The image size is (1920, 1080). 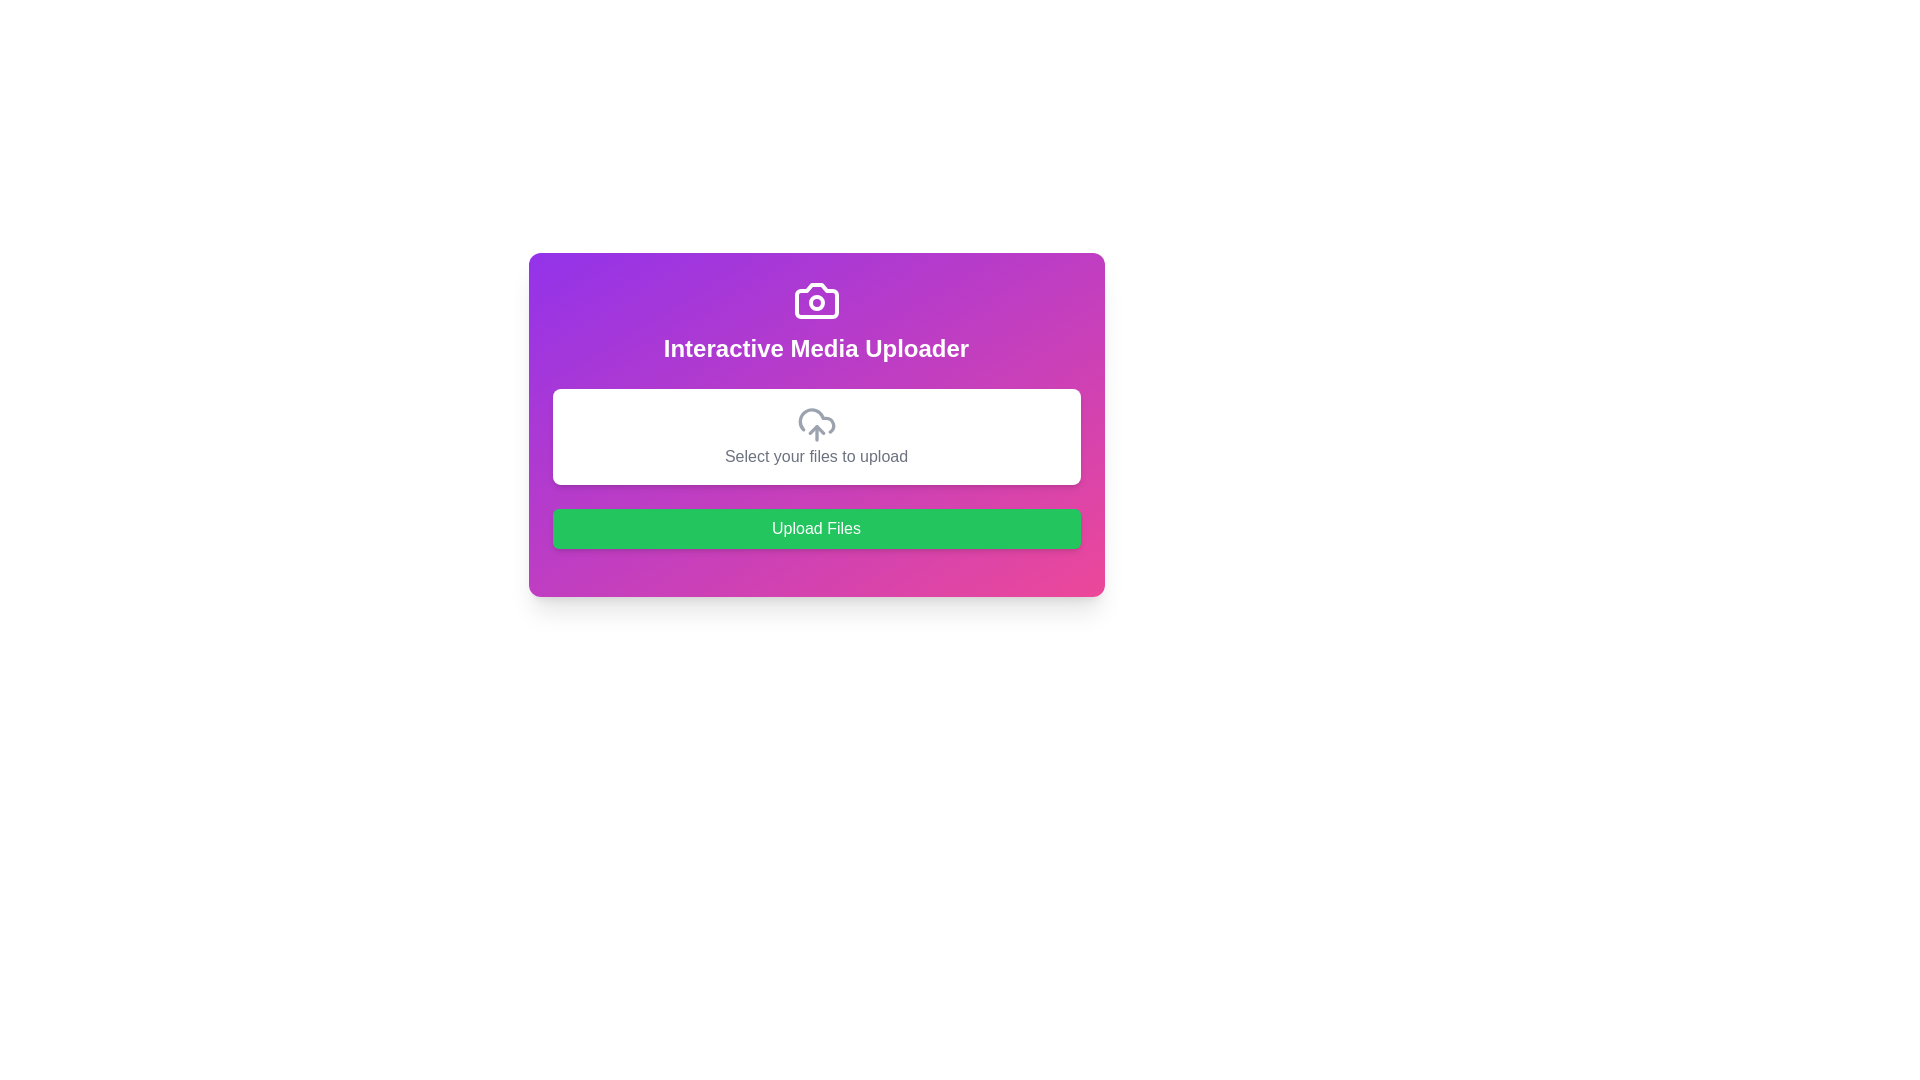 I want to click on the brightly colored rectangular button with rounded corners and a green background that reads 'Upload Files' to upload selected files, so click(x=816, y=527).